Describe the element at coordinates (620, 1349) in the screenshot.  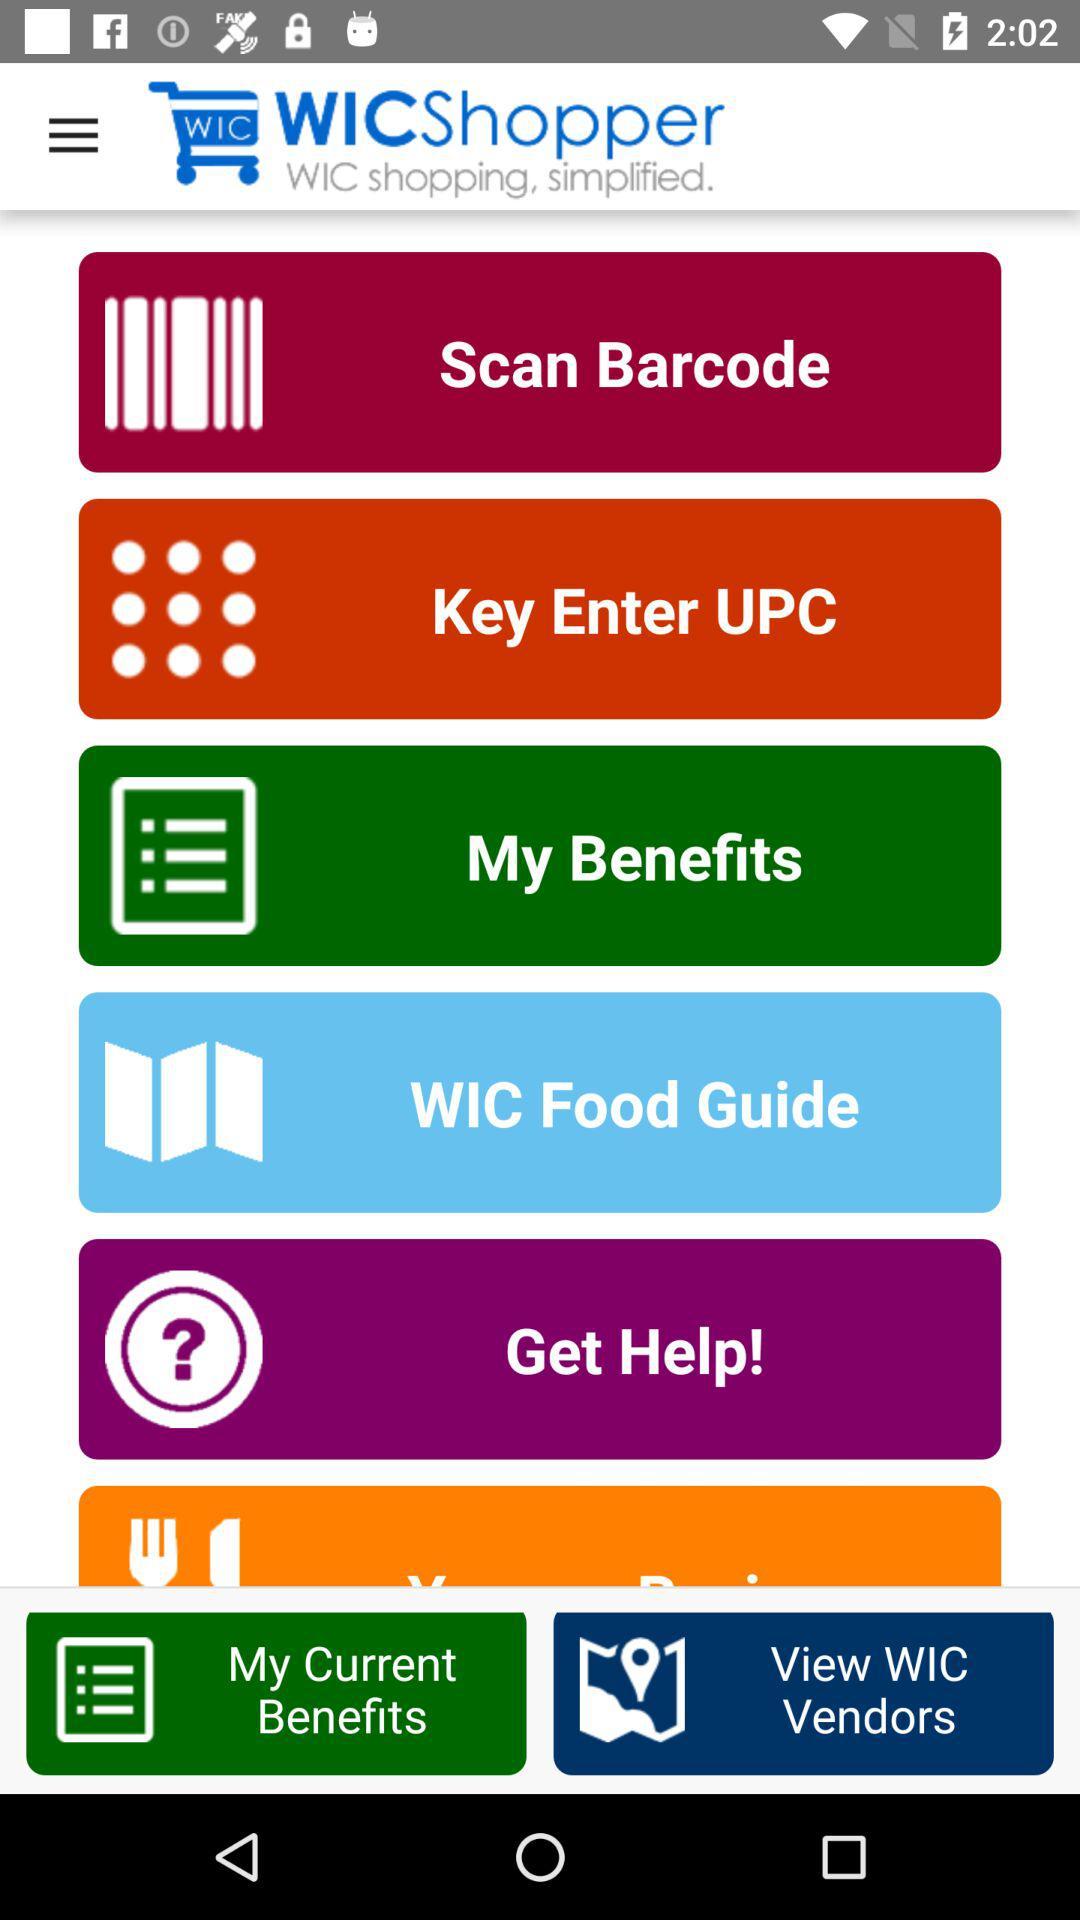
I see `the get help! icon` at that location.